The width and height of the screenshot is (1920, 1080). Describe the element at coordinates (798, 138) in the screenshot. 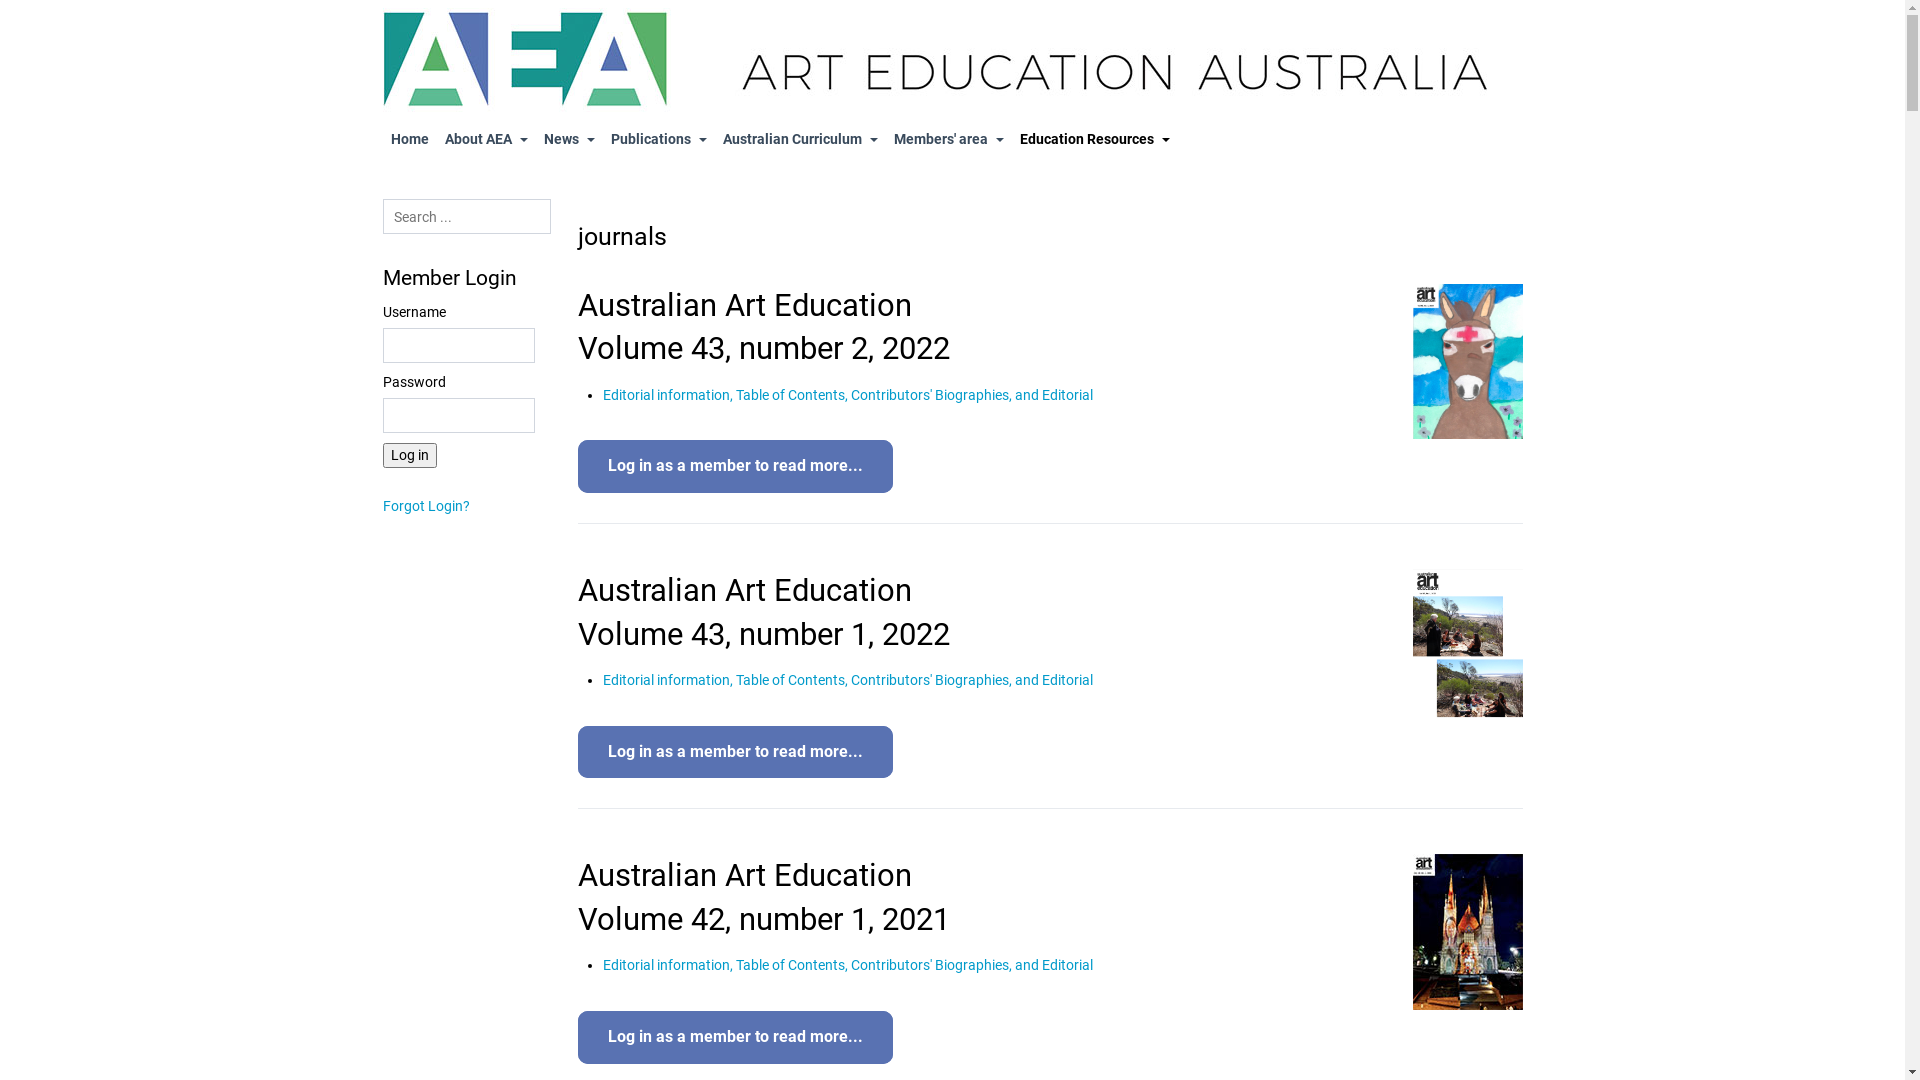

I see `'Australian Curriculum'` at that location.